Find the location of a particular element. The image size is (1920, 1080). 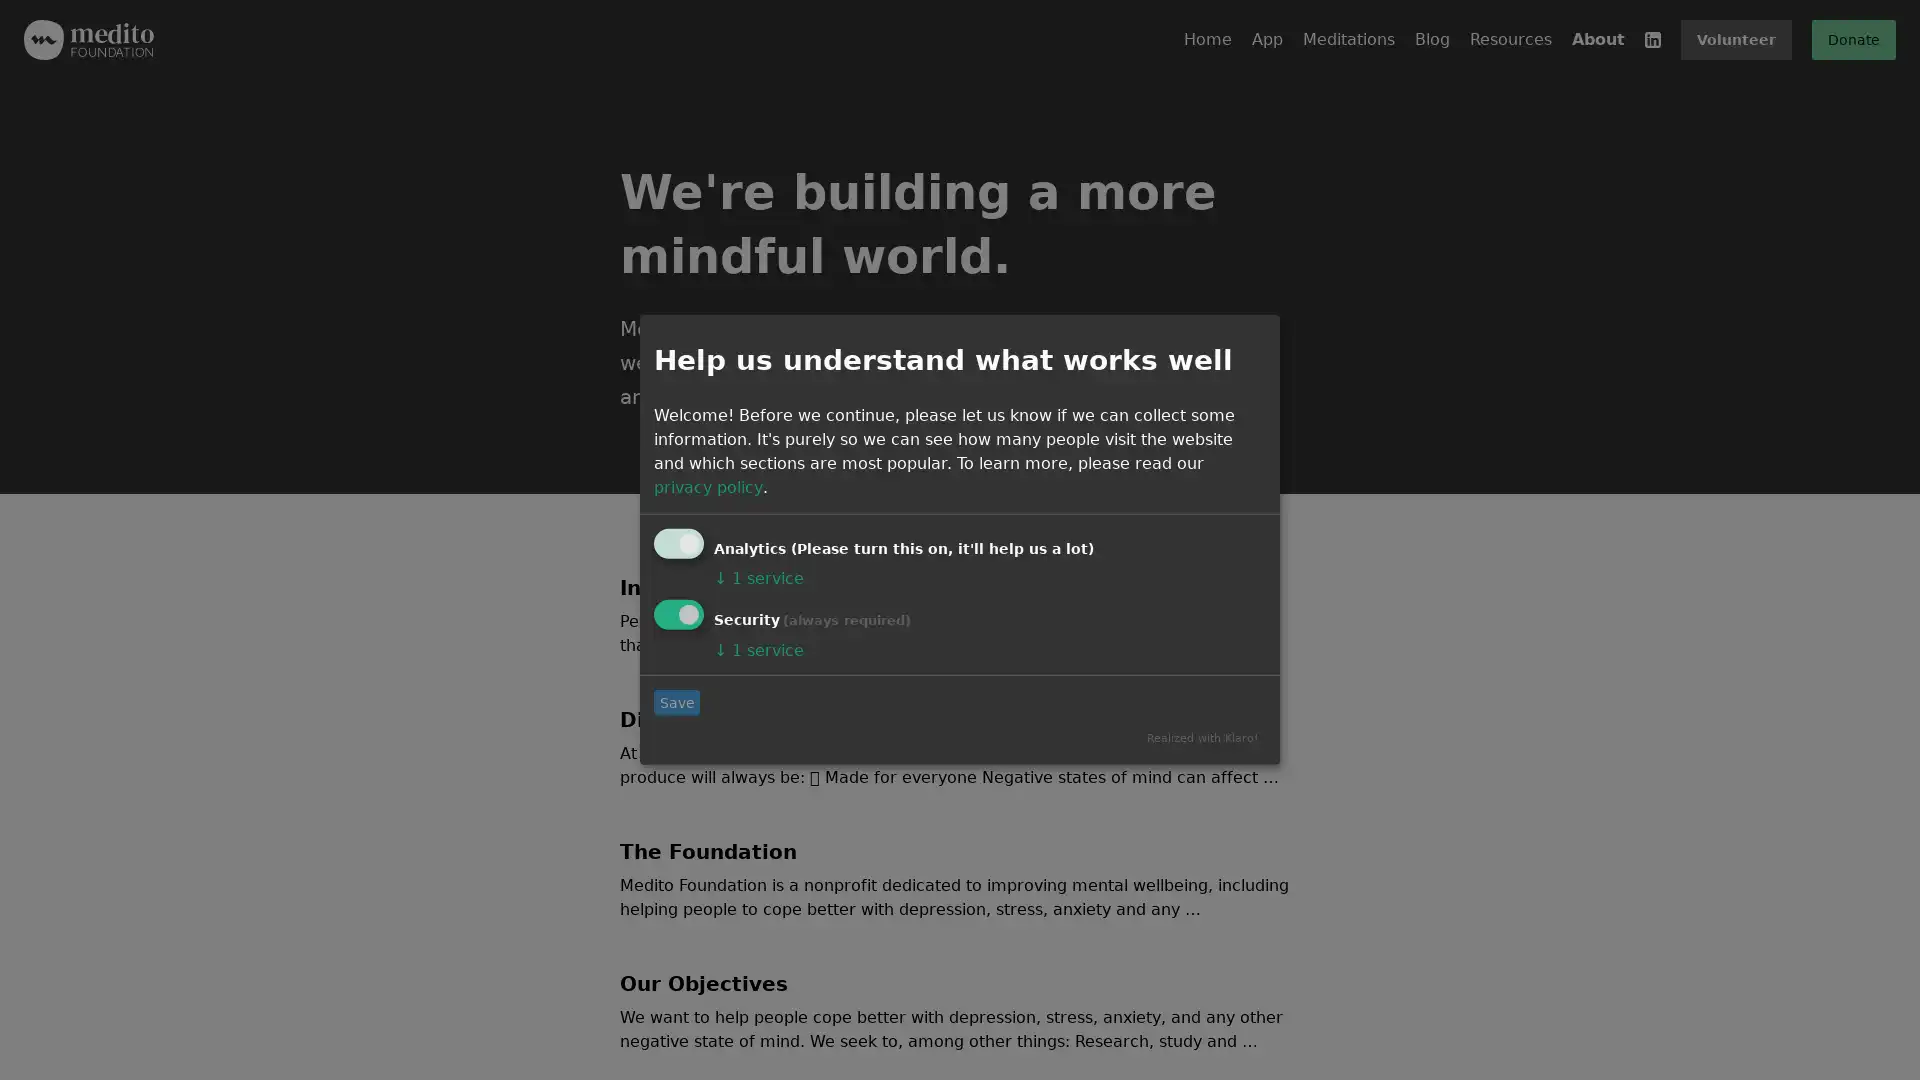

Volunteer is located at coordinates (1735, 39).